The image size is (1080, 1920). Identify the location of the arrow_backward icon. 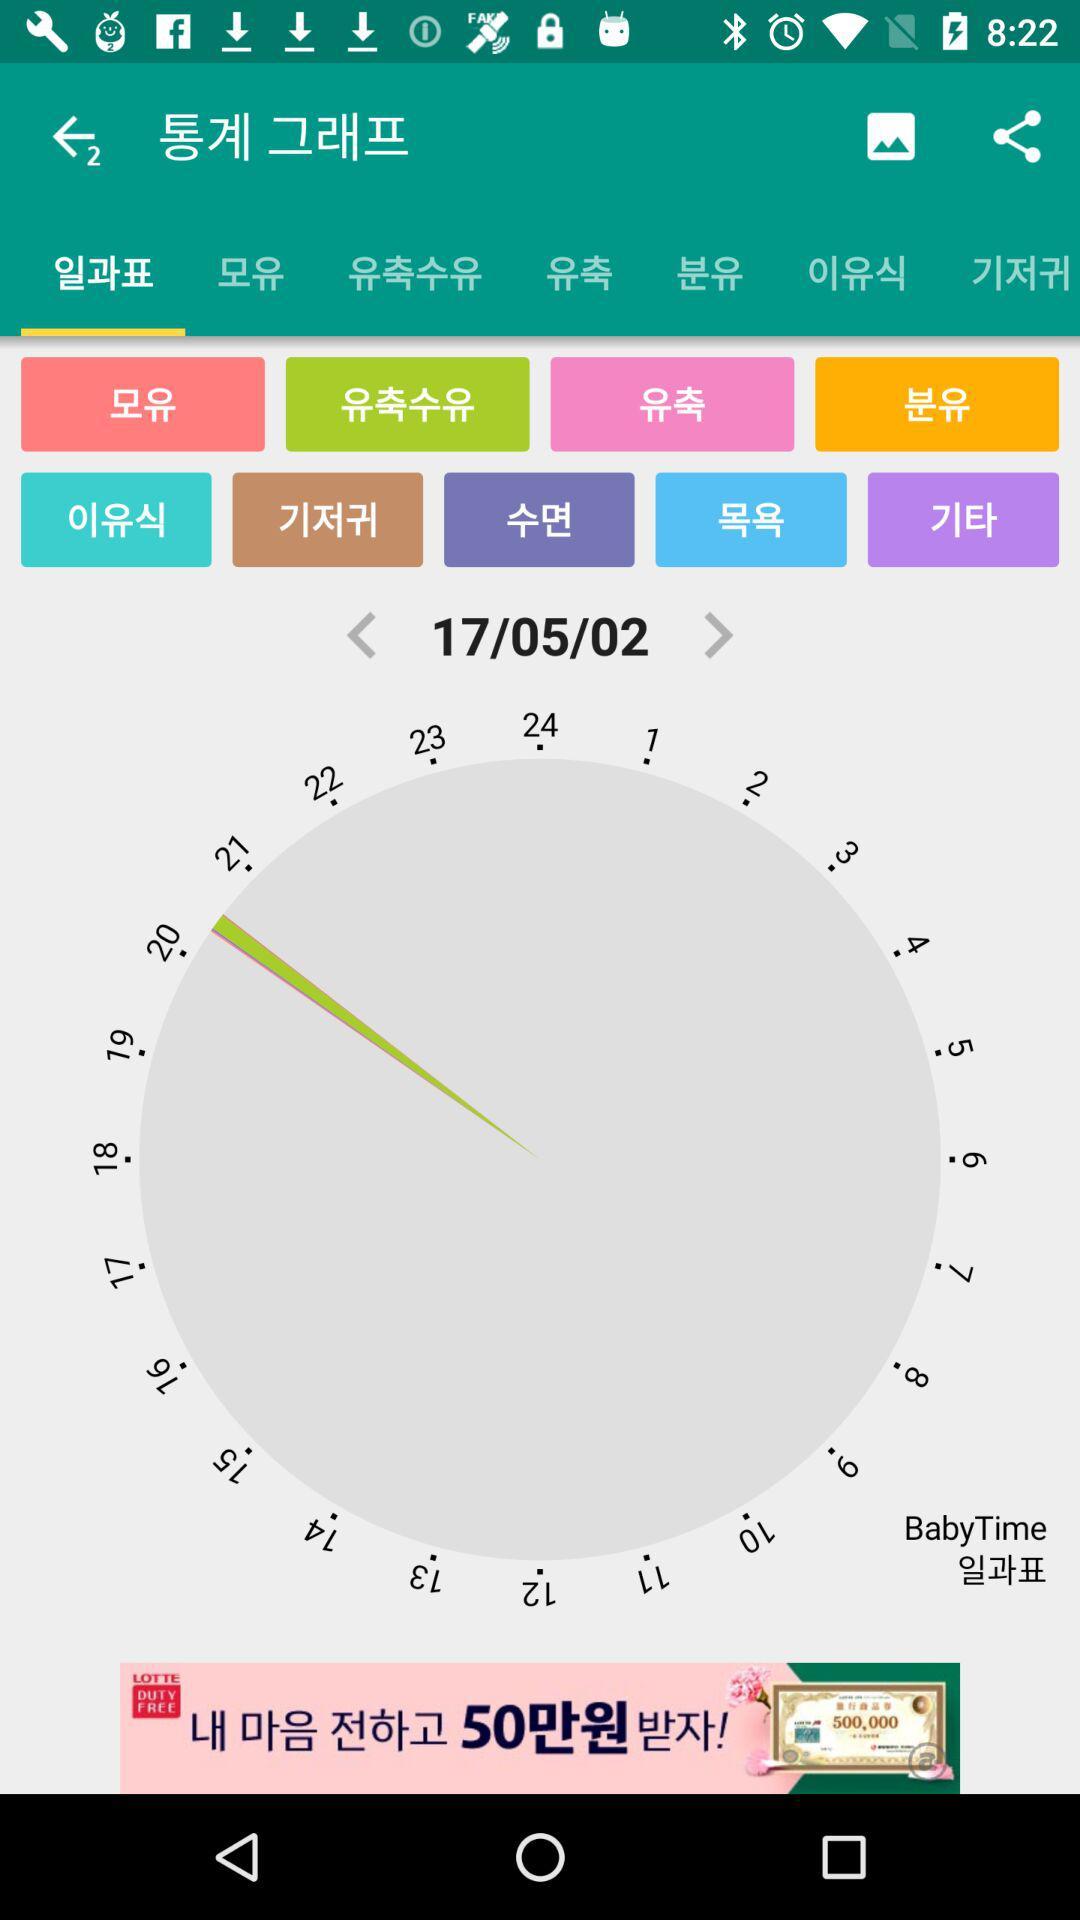
(362, 634).